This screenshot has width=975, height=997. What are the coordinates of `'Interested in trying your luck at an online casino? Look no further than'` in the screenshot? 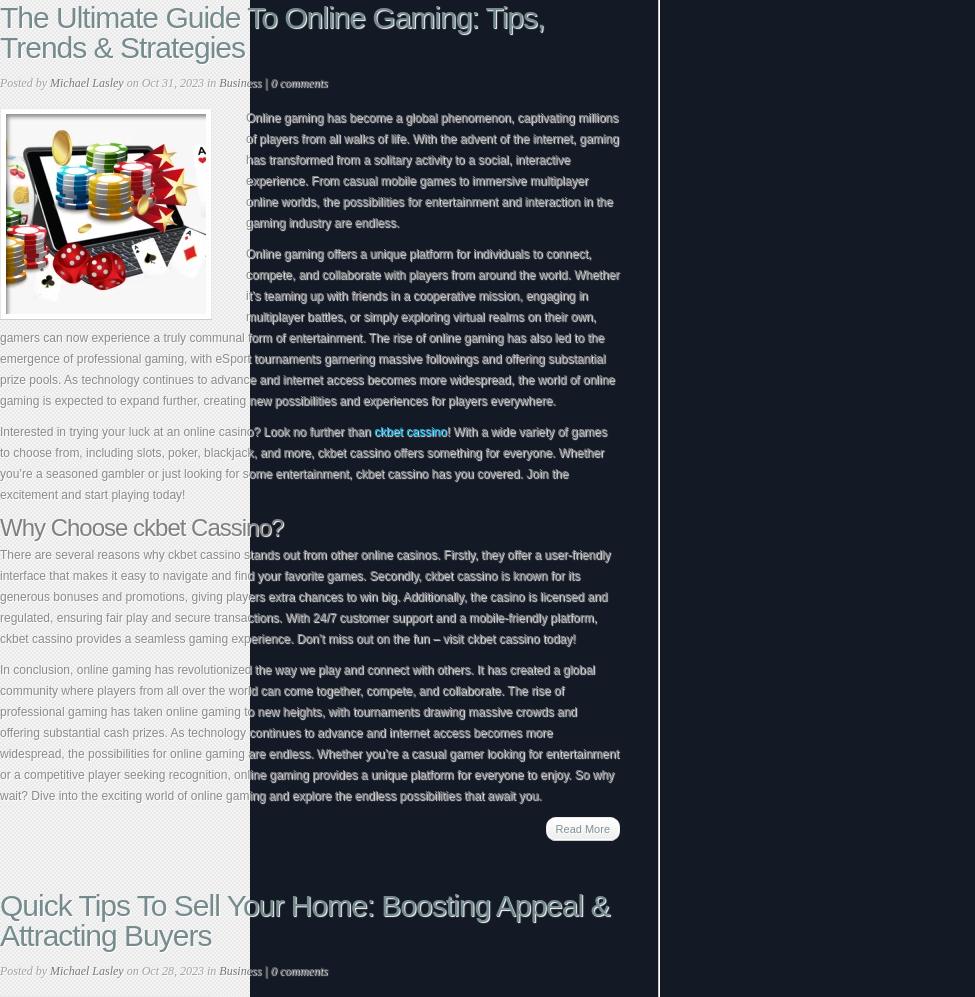 It's located at (186, 431).